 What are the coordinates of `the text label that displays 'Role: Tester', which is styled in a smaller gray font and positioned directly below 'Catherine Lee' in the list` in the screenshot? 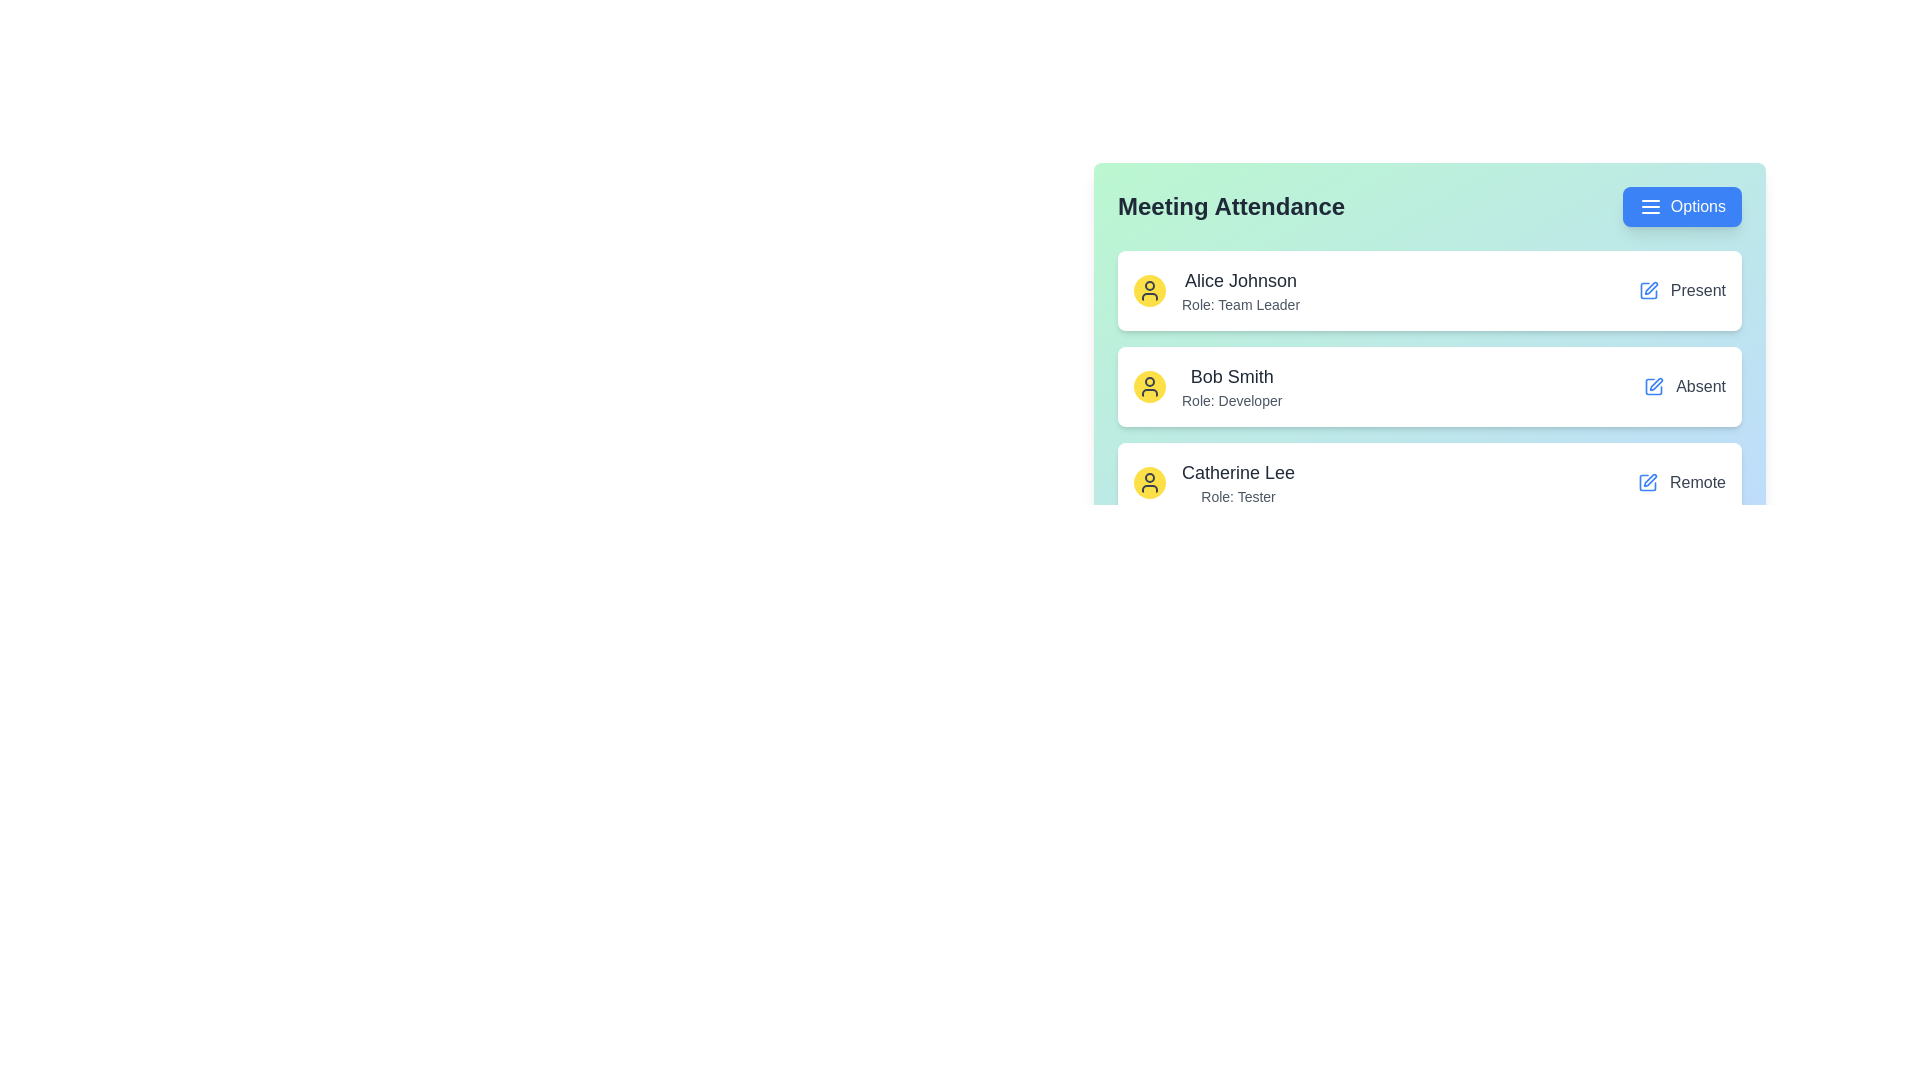 It's located at (1237, 496).